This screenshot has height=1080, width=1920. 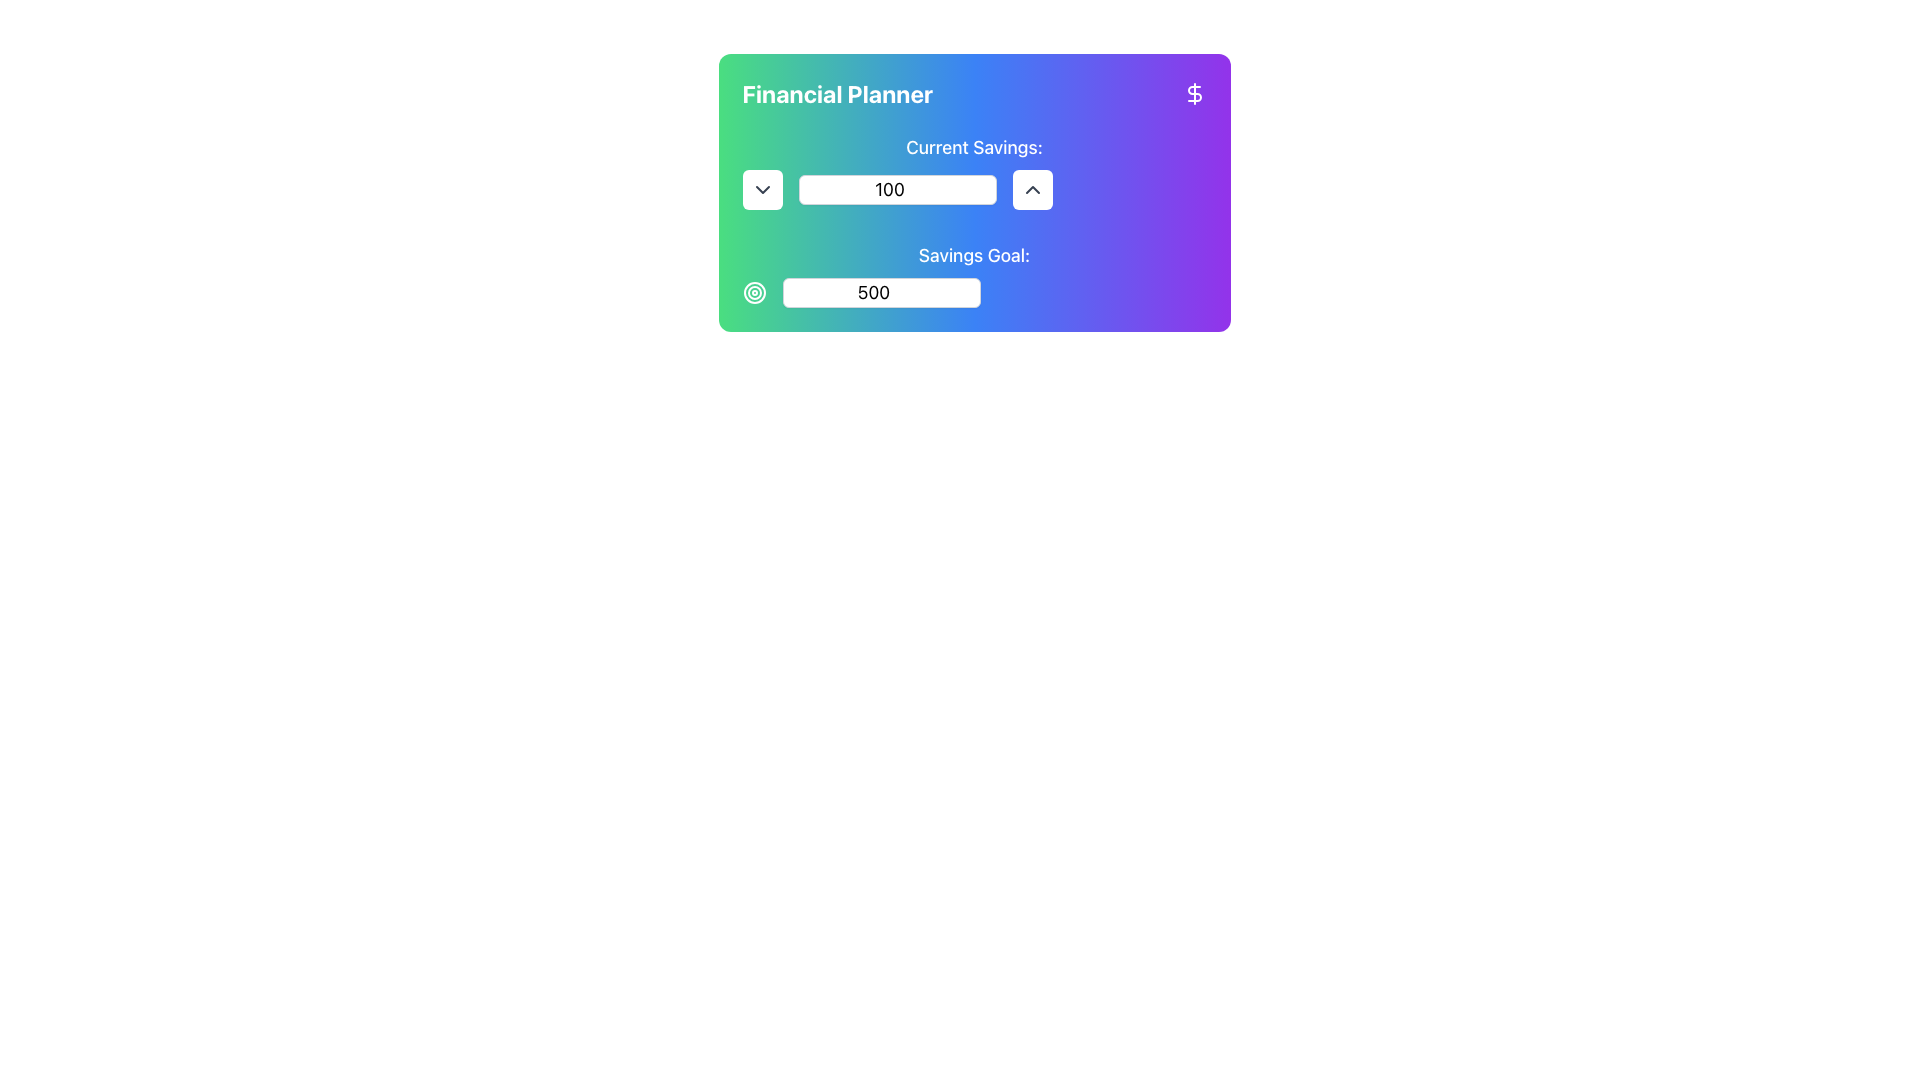 What do you see at coordinates (837, 93) in the screenshot?
I see `the text element that serves as the title for the financial planning interface, located at the top-left of a rectangular card interface` at bounding box center [837, 93].